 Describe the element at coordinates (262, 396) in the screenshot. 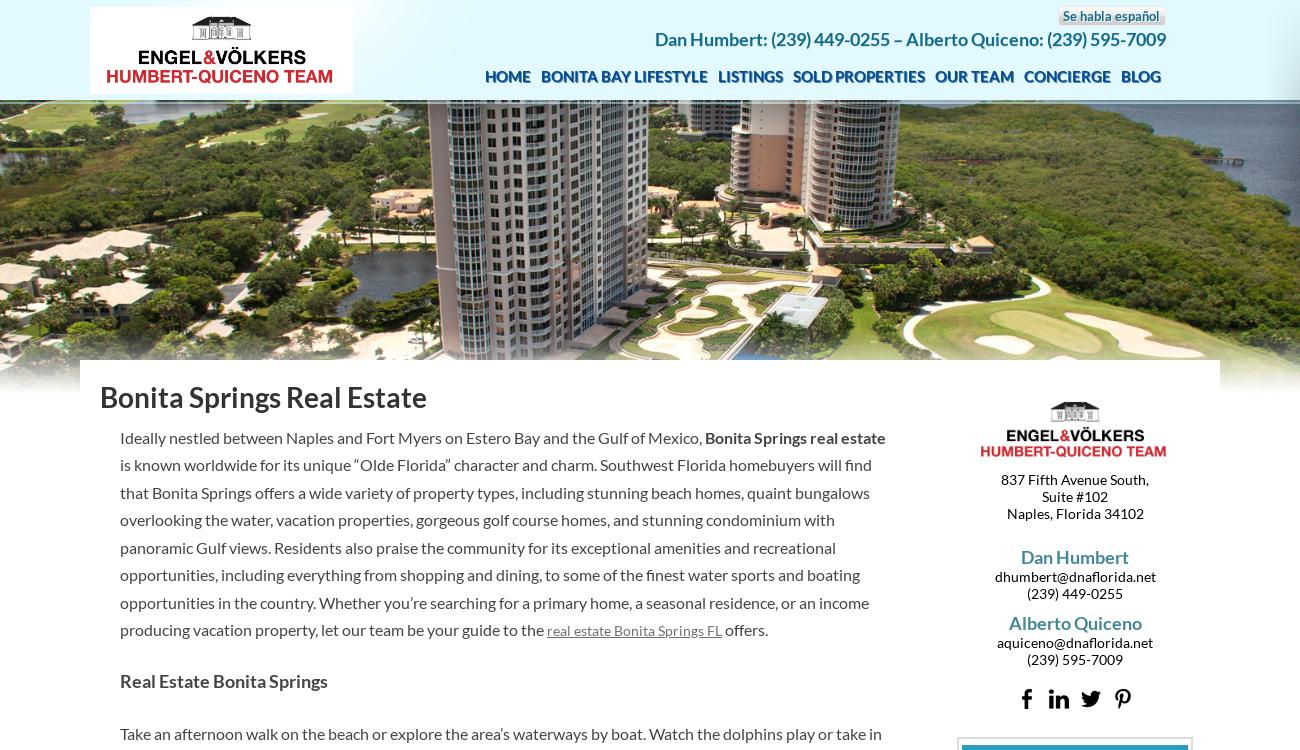

I see `'Bonita Springs Real Estate'` at that location.